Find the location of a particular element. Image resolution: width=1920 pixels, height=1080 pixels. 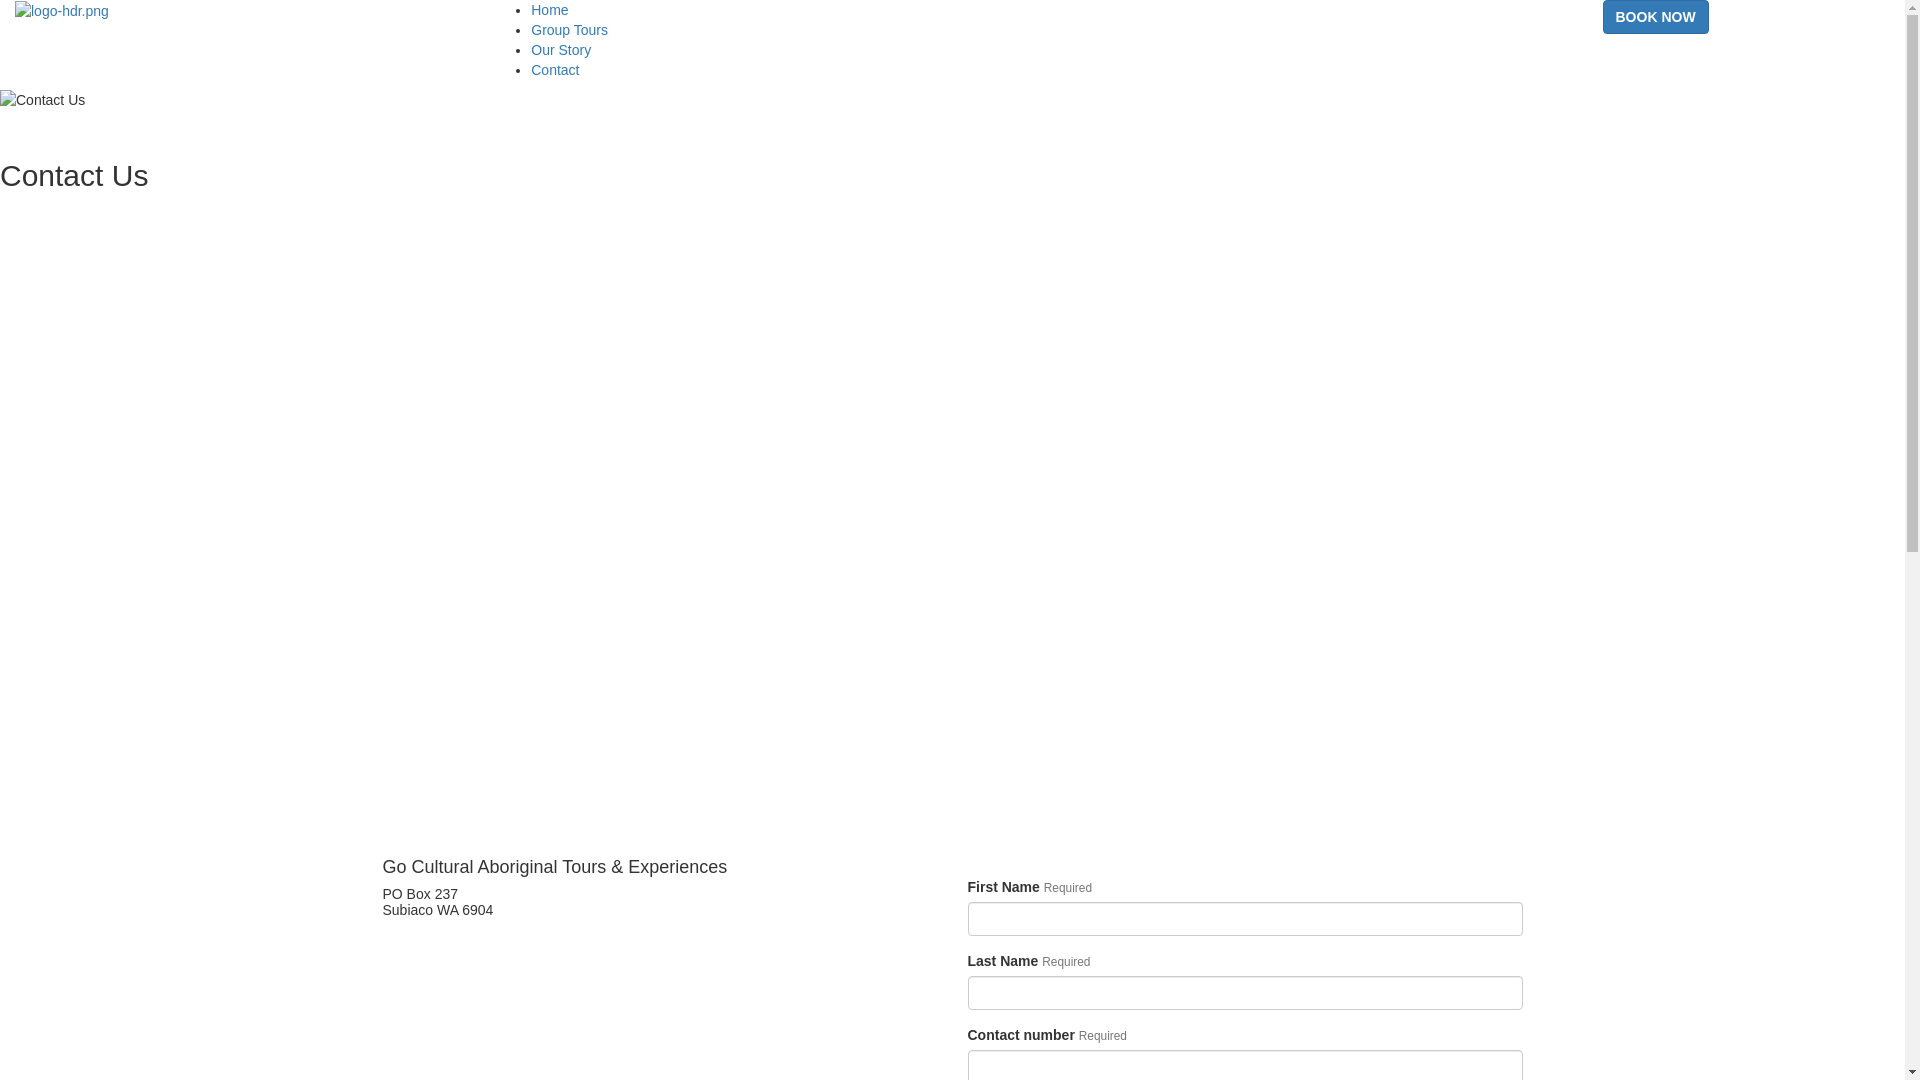

'Group Tours' is located at coordinates (568, 30).